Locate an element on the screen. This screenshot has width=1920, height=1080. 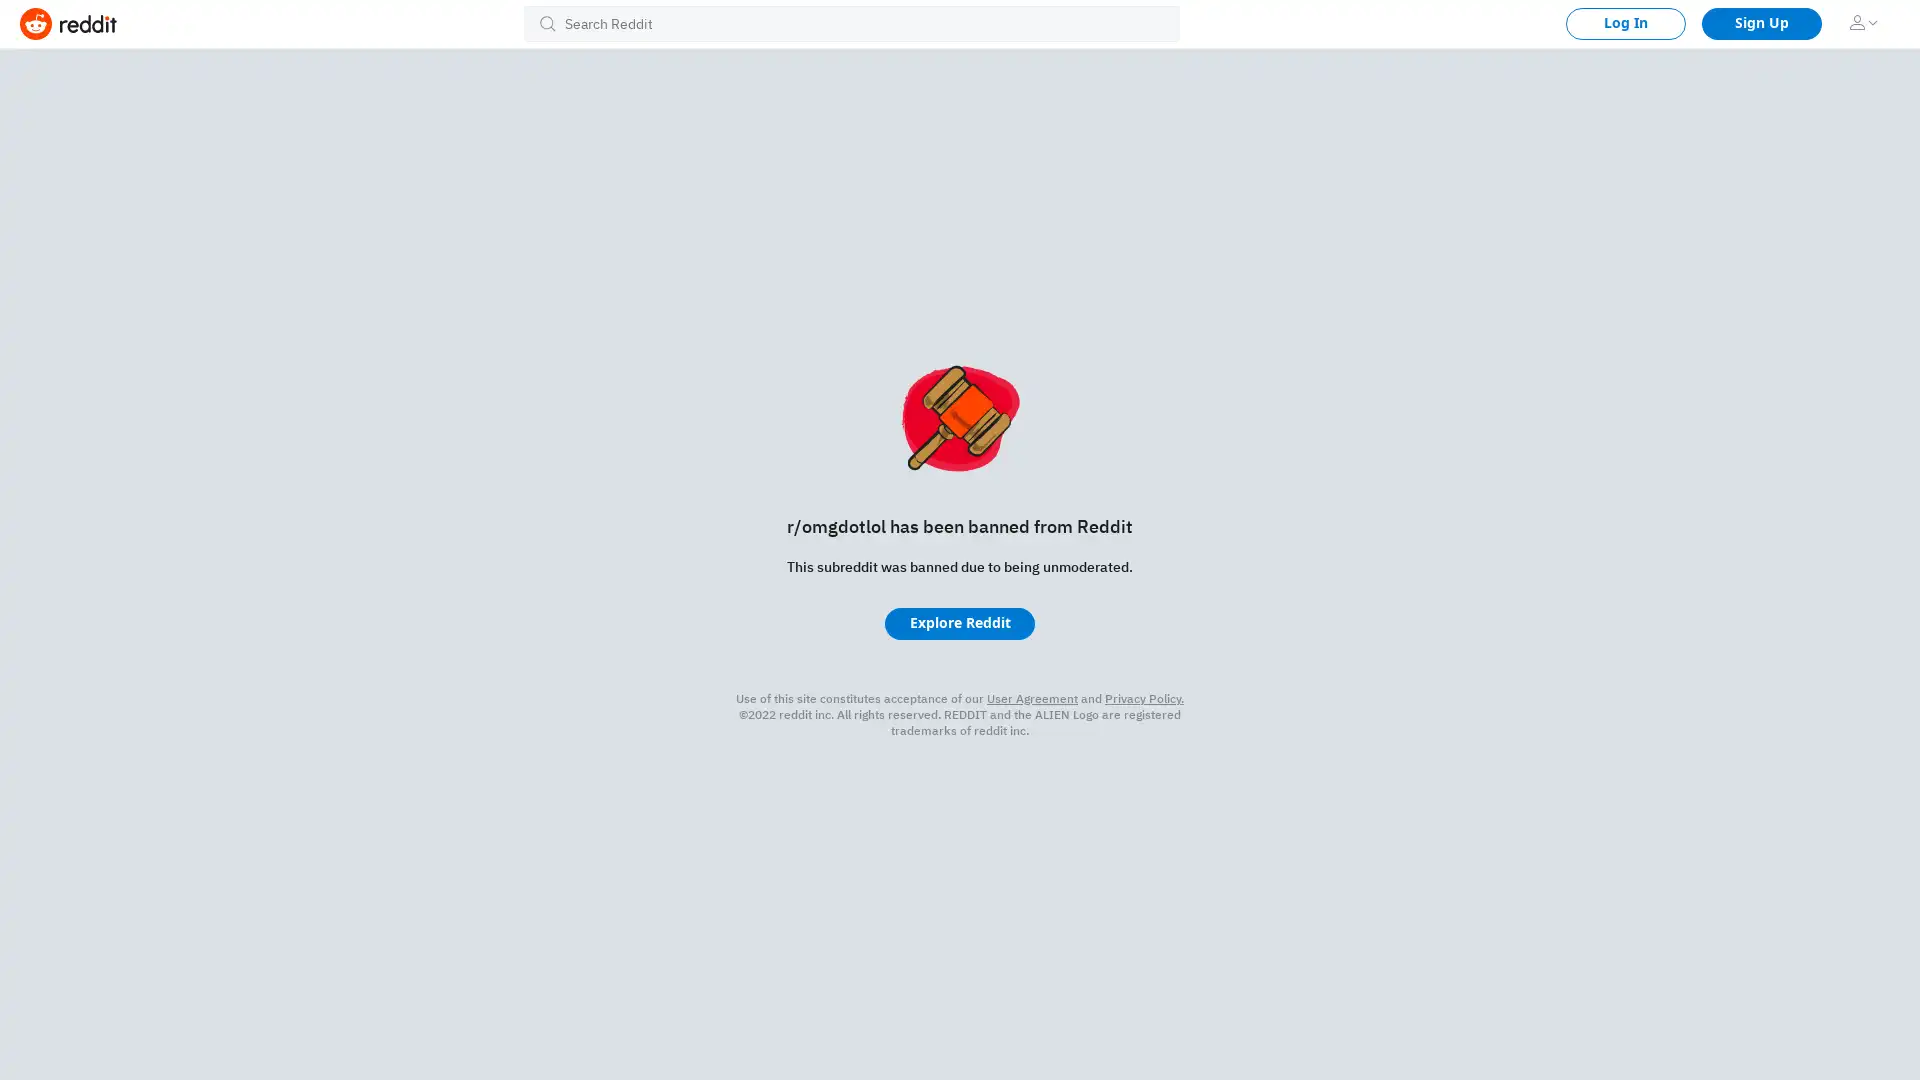
Explore Reddit is located at coordinates (960, 622).